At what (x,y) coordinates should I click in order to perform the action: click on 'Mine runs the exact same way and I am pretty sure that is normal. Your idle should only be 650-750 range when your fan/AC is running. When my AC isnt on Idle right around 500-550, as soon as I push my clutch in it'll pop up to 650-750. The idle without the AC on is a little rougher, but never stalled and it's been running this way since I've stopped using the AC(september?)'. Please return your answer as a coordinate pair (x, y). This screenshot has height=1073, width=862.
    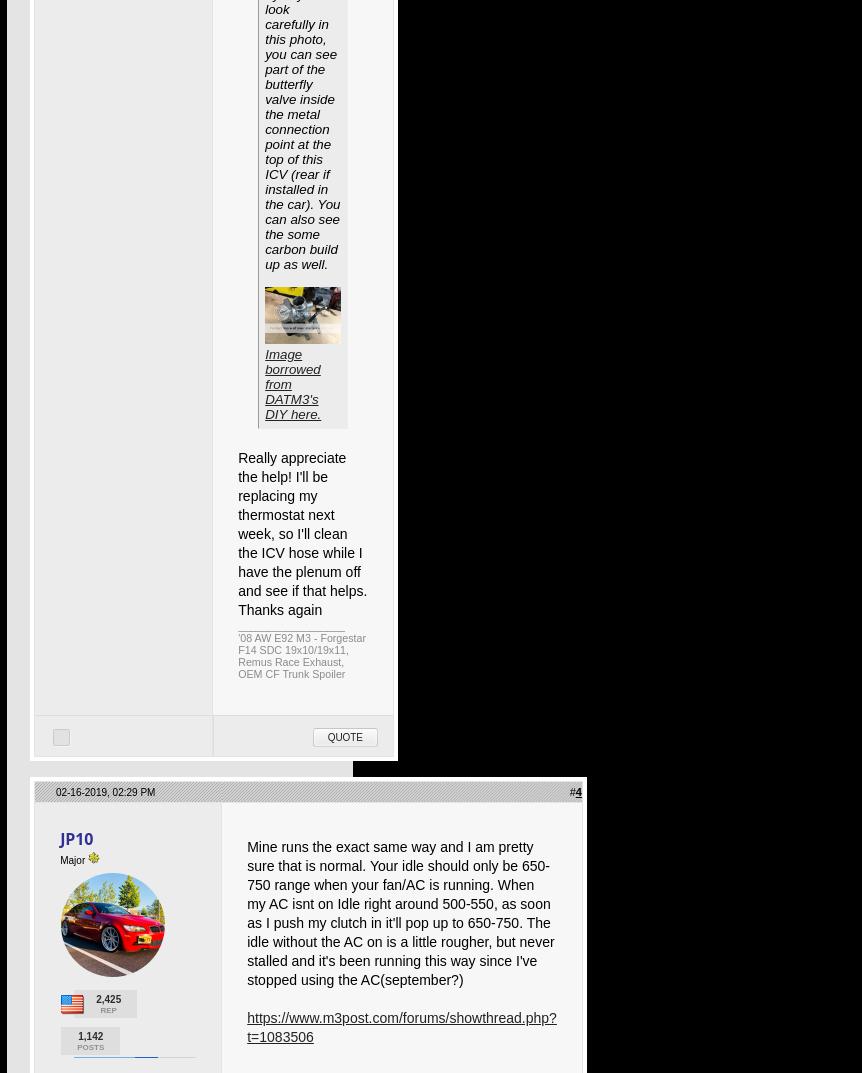
    Looking at the image, I should click on (399, 913).